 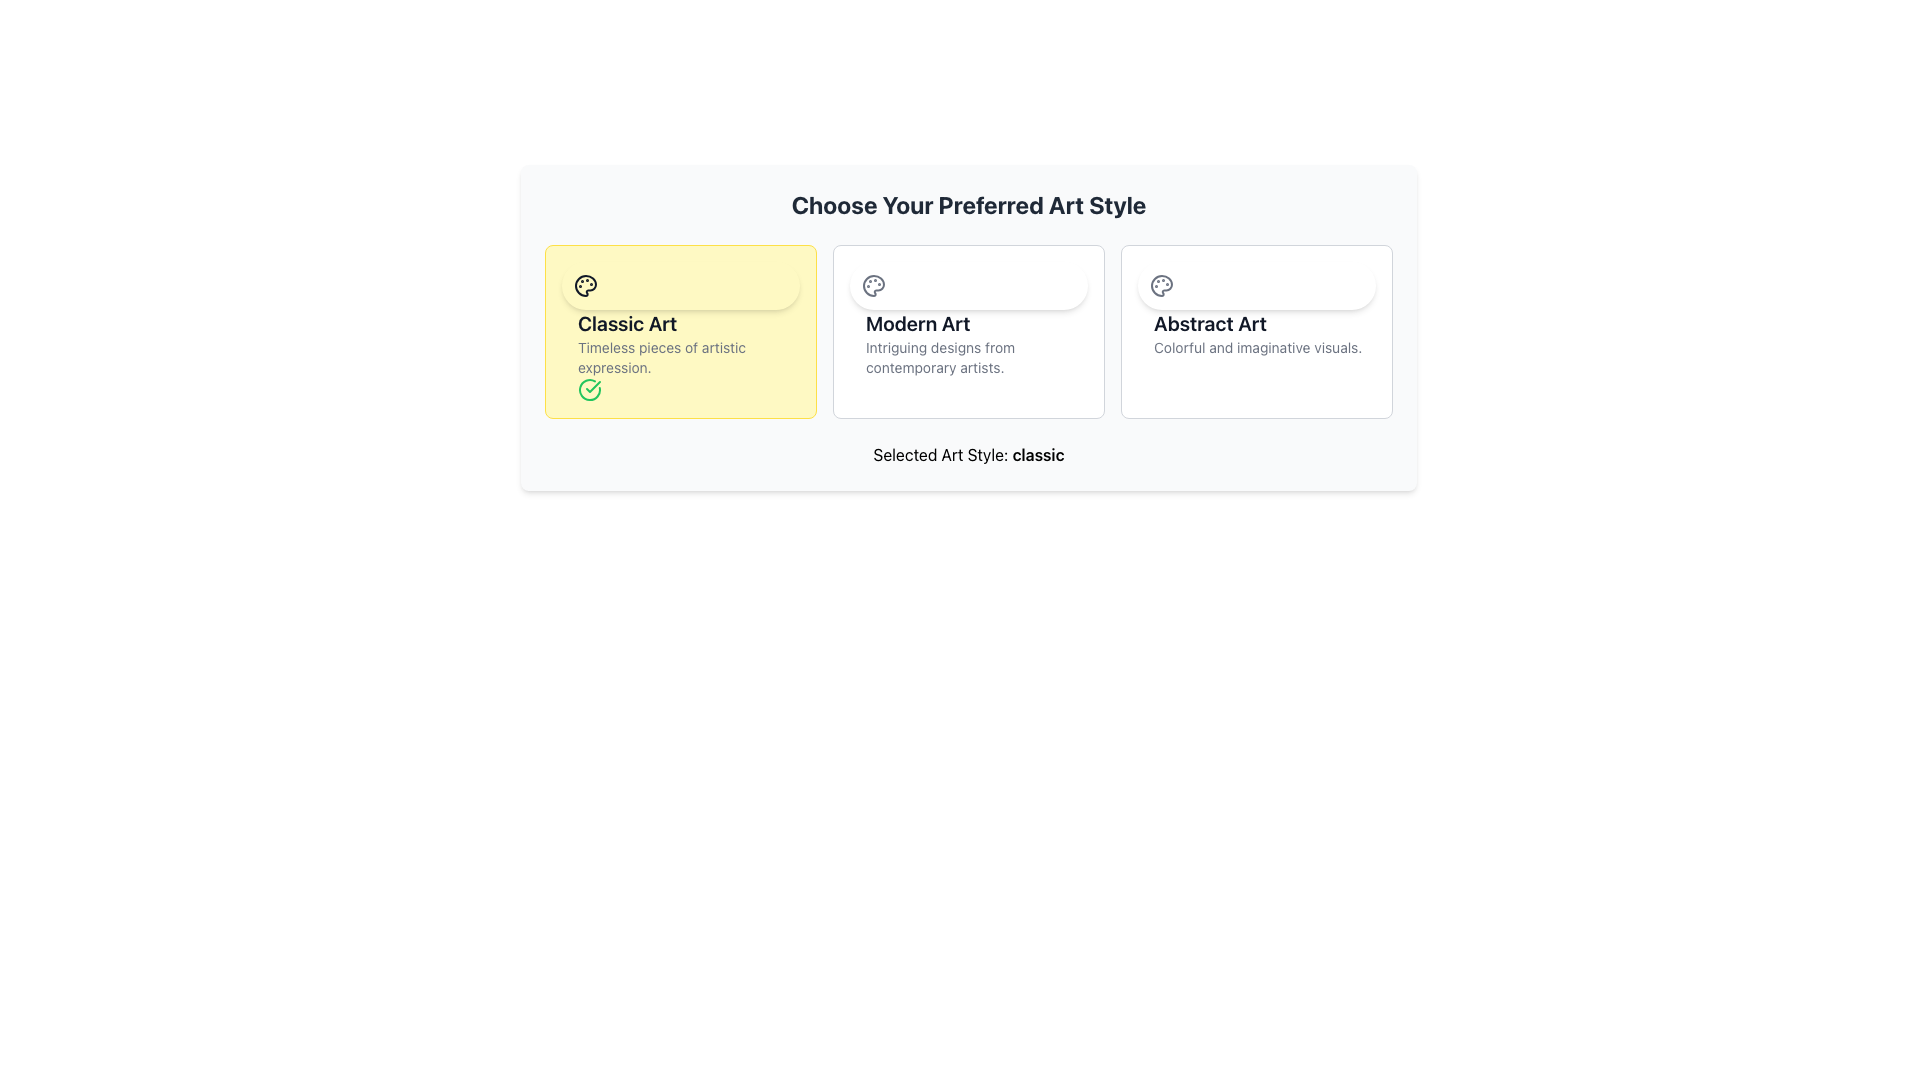 What do you see at coordinates (592, 386) in the screenshot?
I see `the visual state of the checkmark icon indicating the selection of the 'Classic Art' option, located in the bottom-right area of its card with a yellow background` at bounding box center [592, 386].